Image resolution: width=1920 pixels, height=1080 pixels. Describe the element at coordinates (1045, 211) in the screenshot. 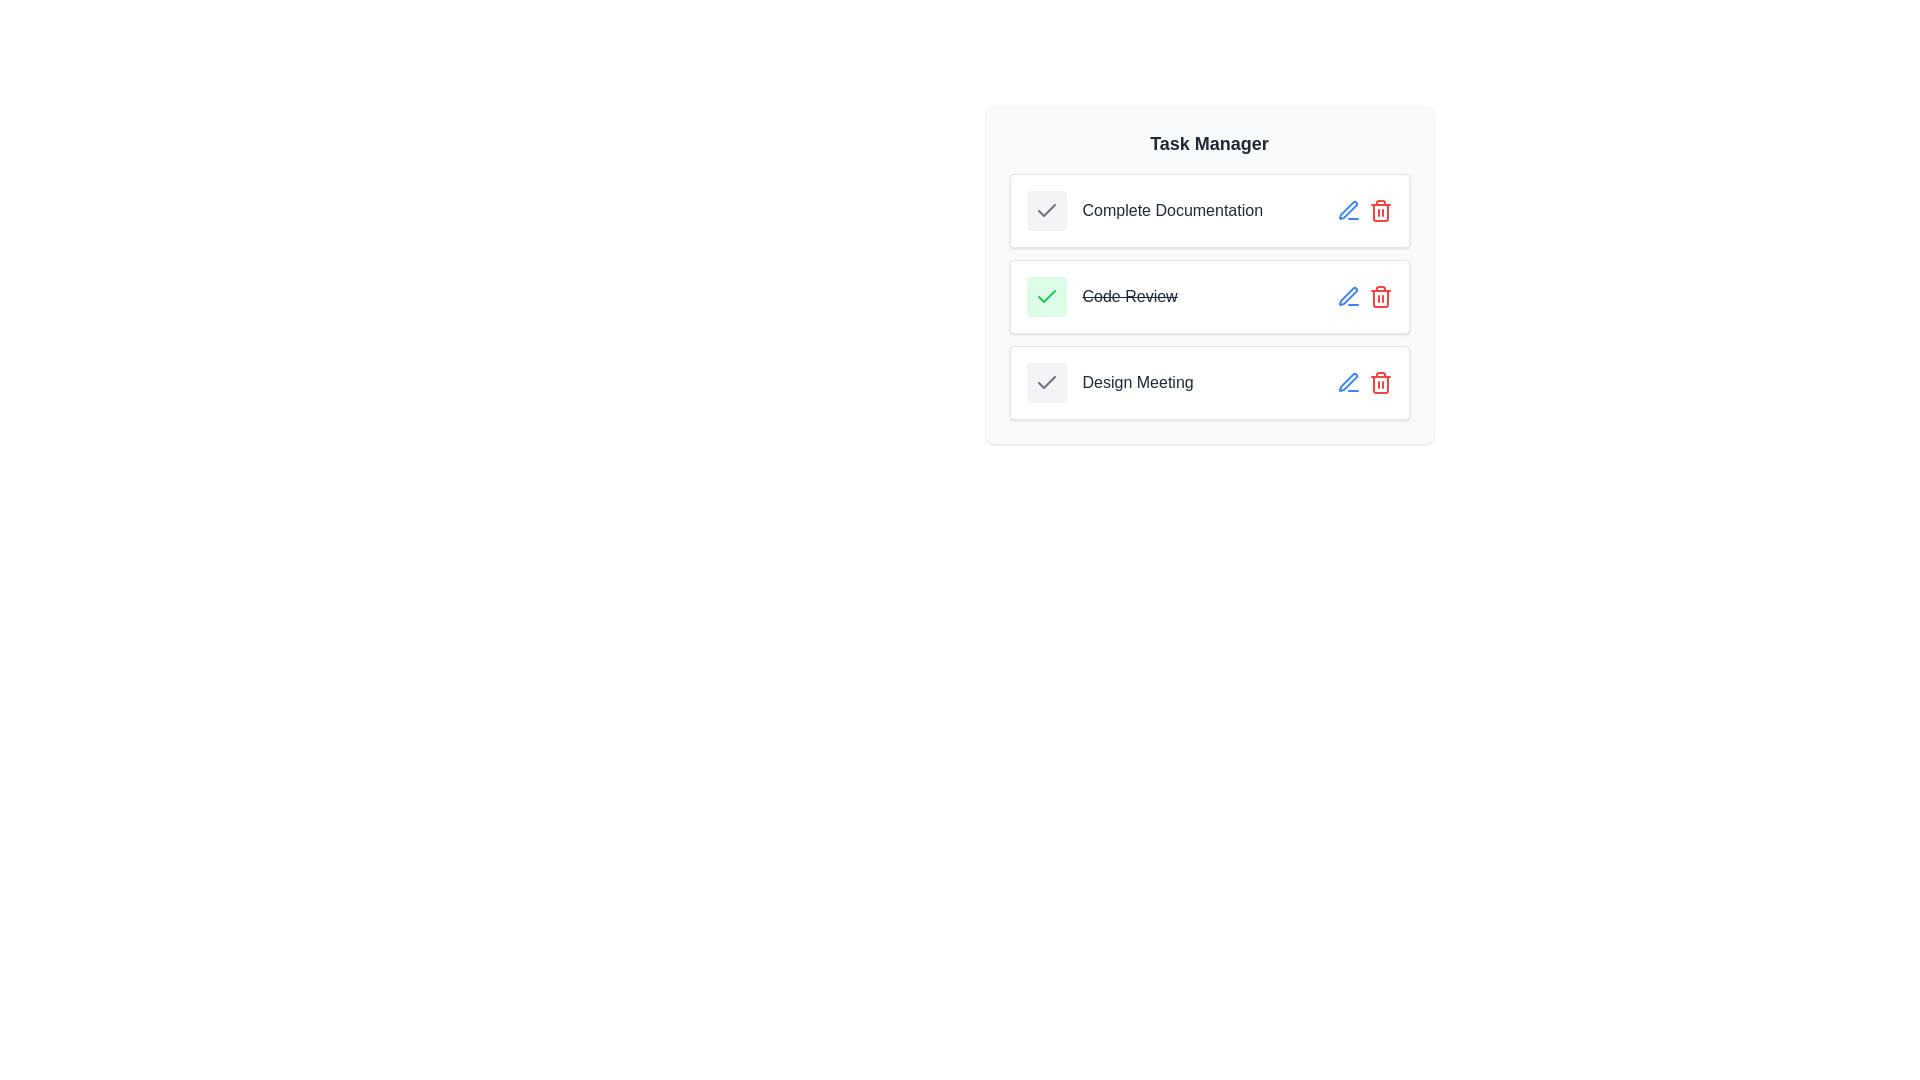

I see `the checkbox for the task 'Complete Documentation'` at that location.